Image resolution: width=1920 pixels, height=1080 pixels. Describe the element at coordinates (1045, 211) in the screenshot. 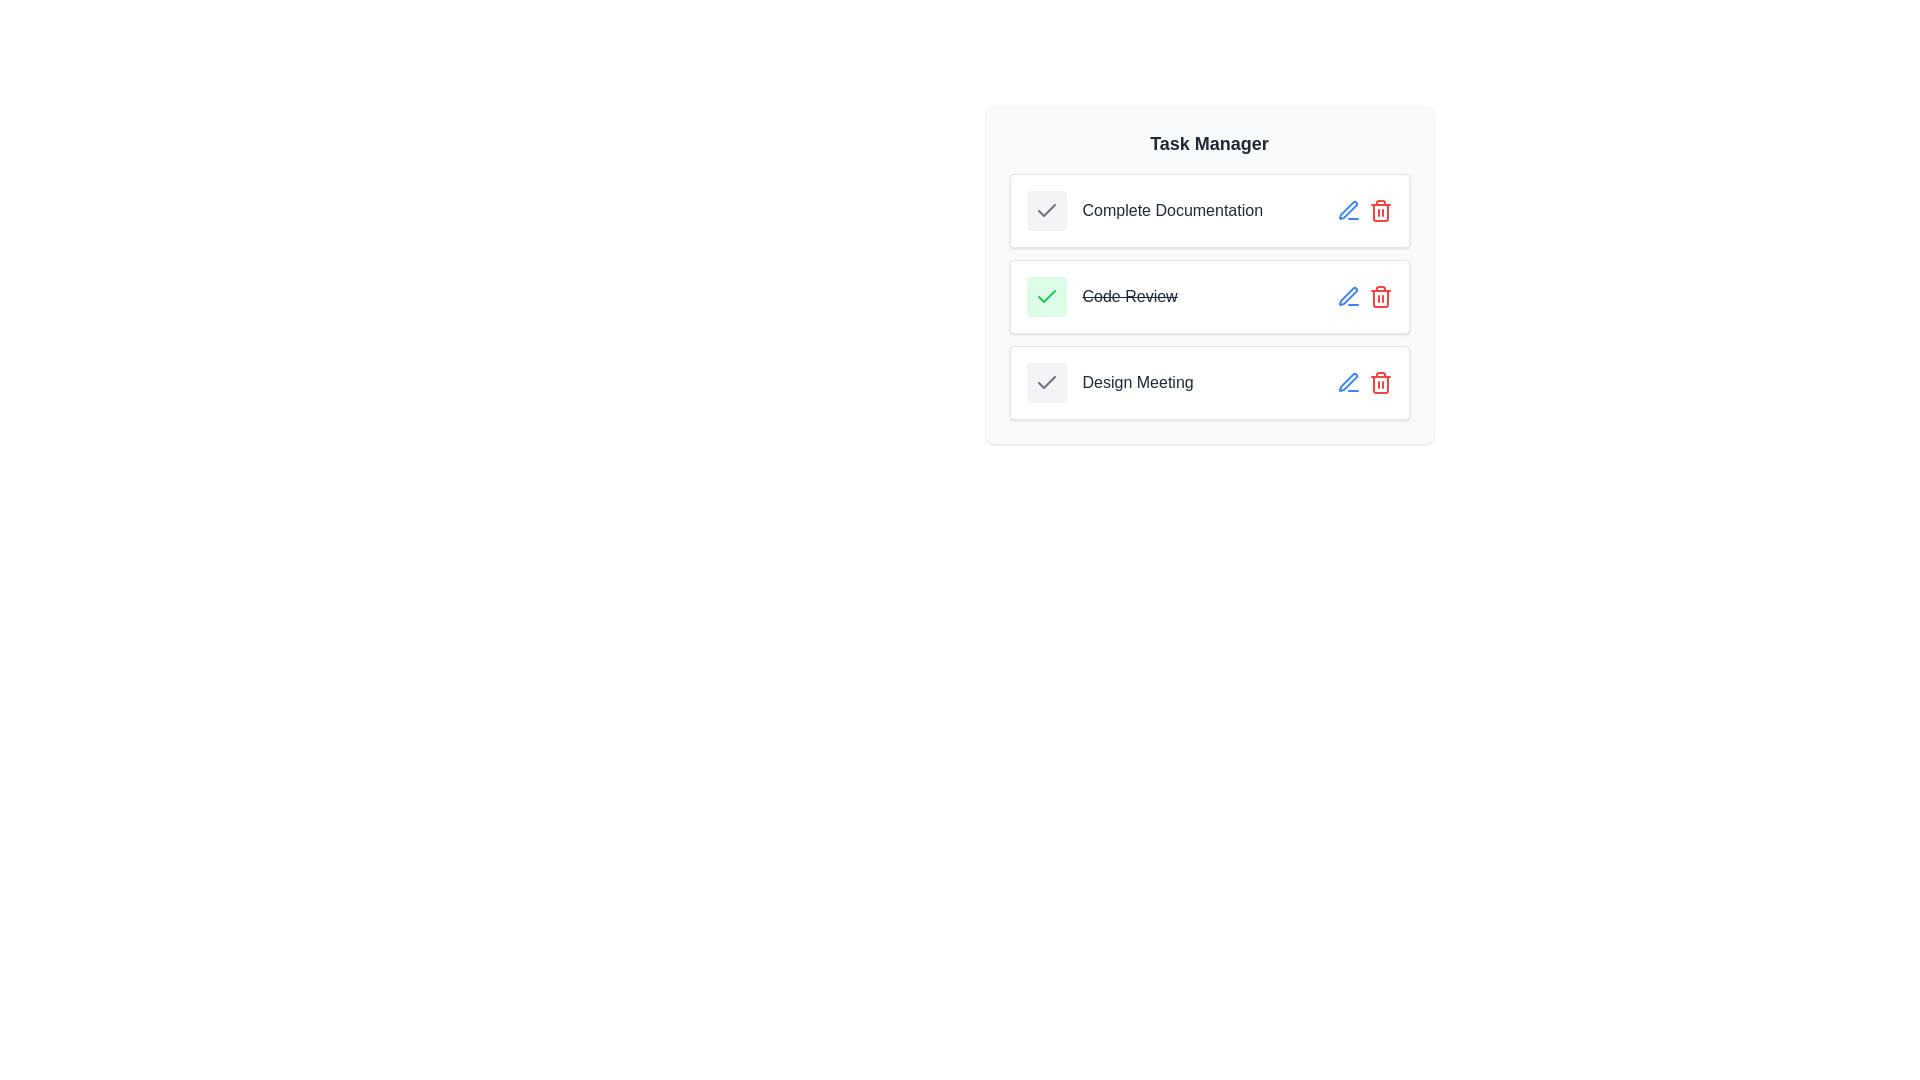

I see `the checkbox for the task 'Complete Documentation'` at that location.